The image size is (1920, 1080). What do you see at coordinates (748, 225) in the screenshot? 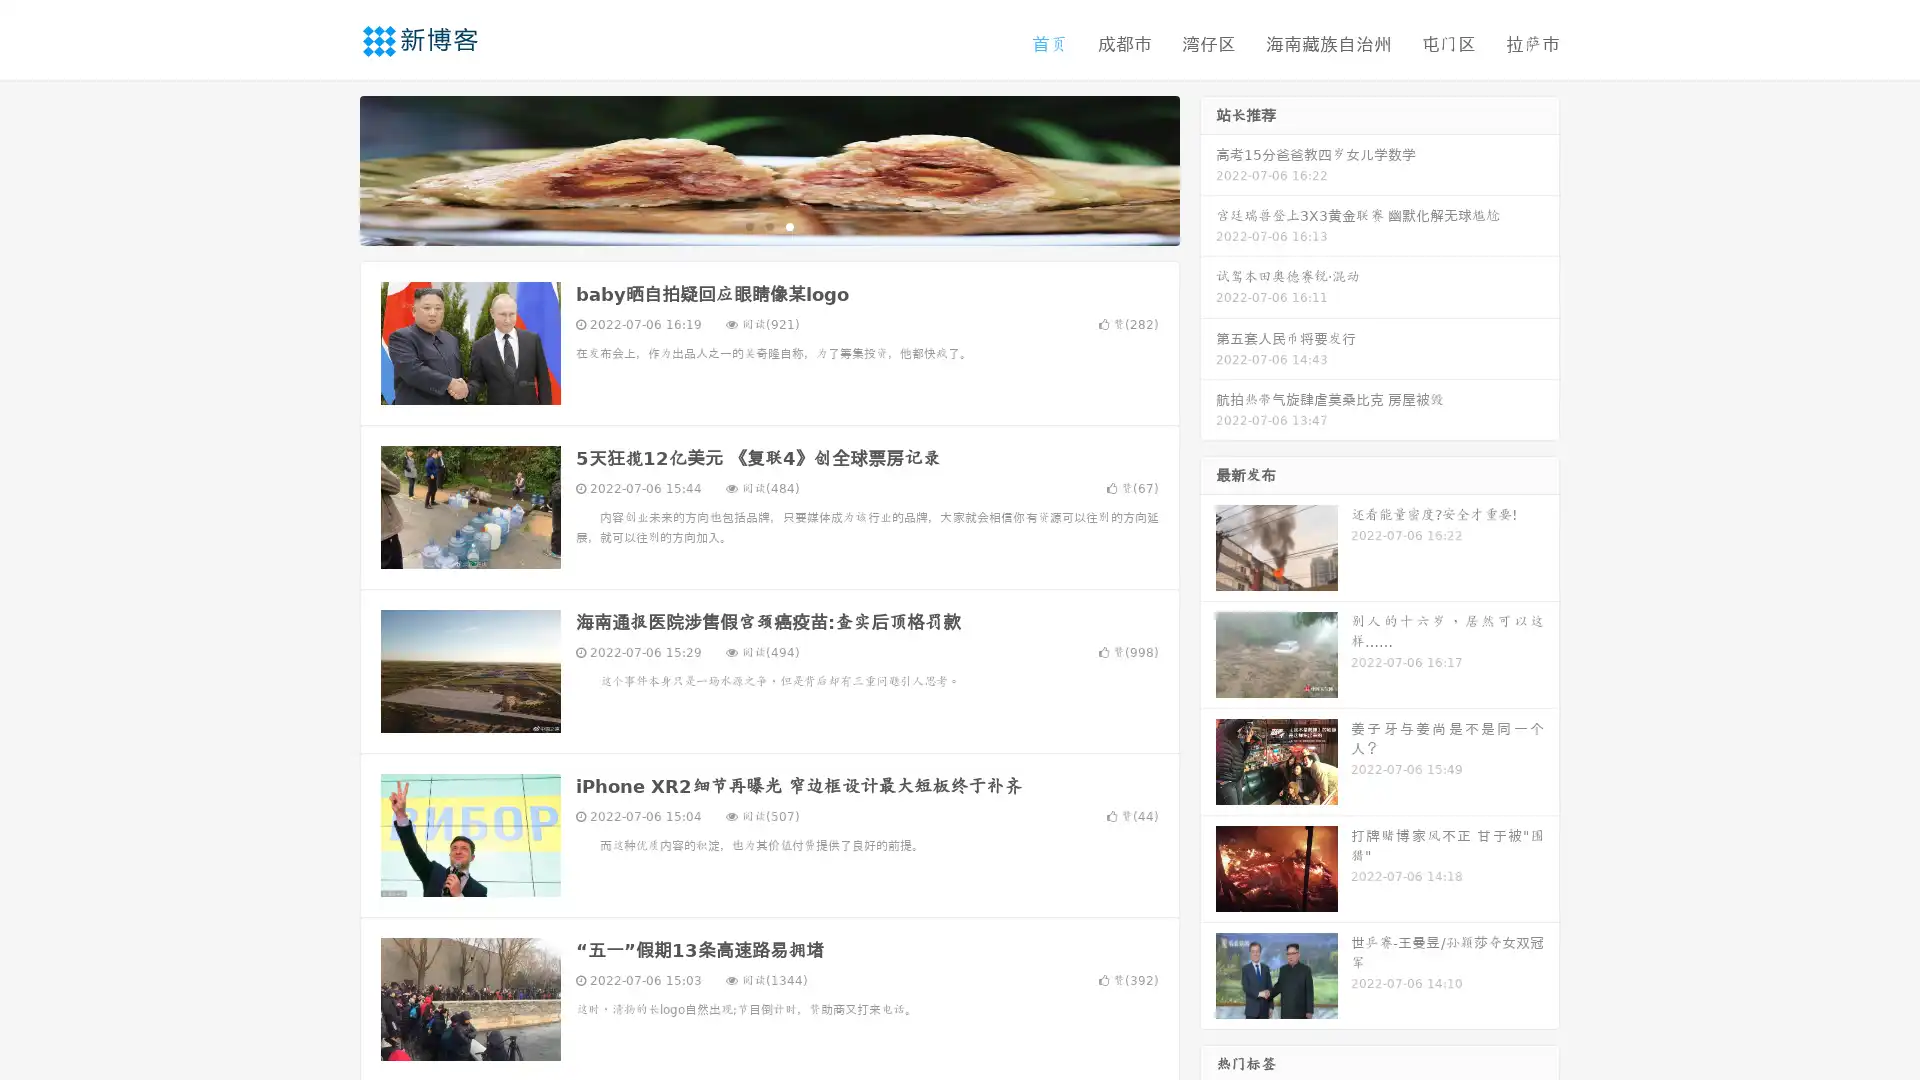
I see `Go to slide 1` at bounding box center [748, 225].